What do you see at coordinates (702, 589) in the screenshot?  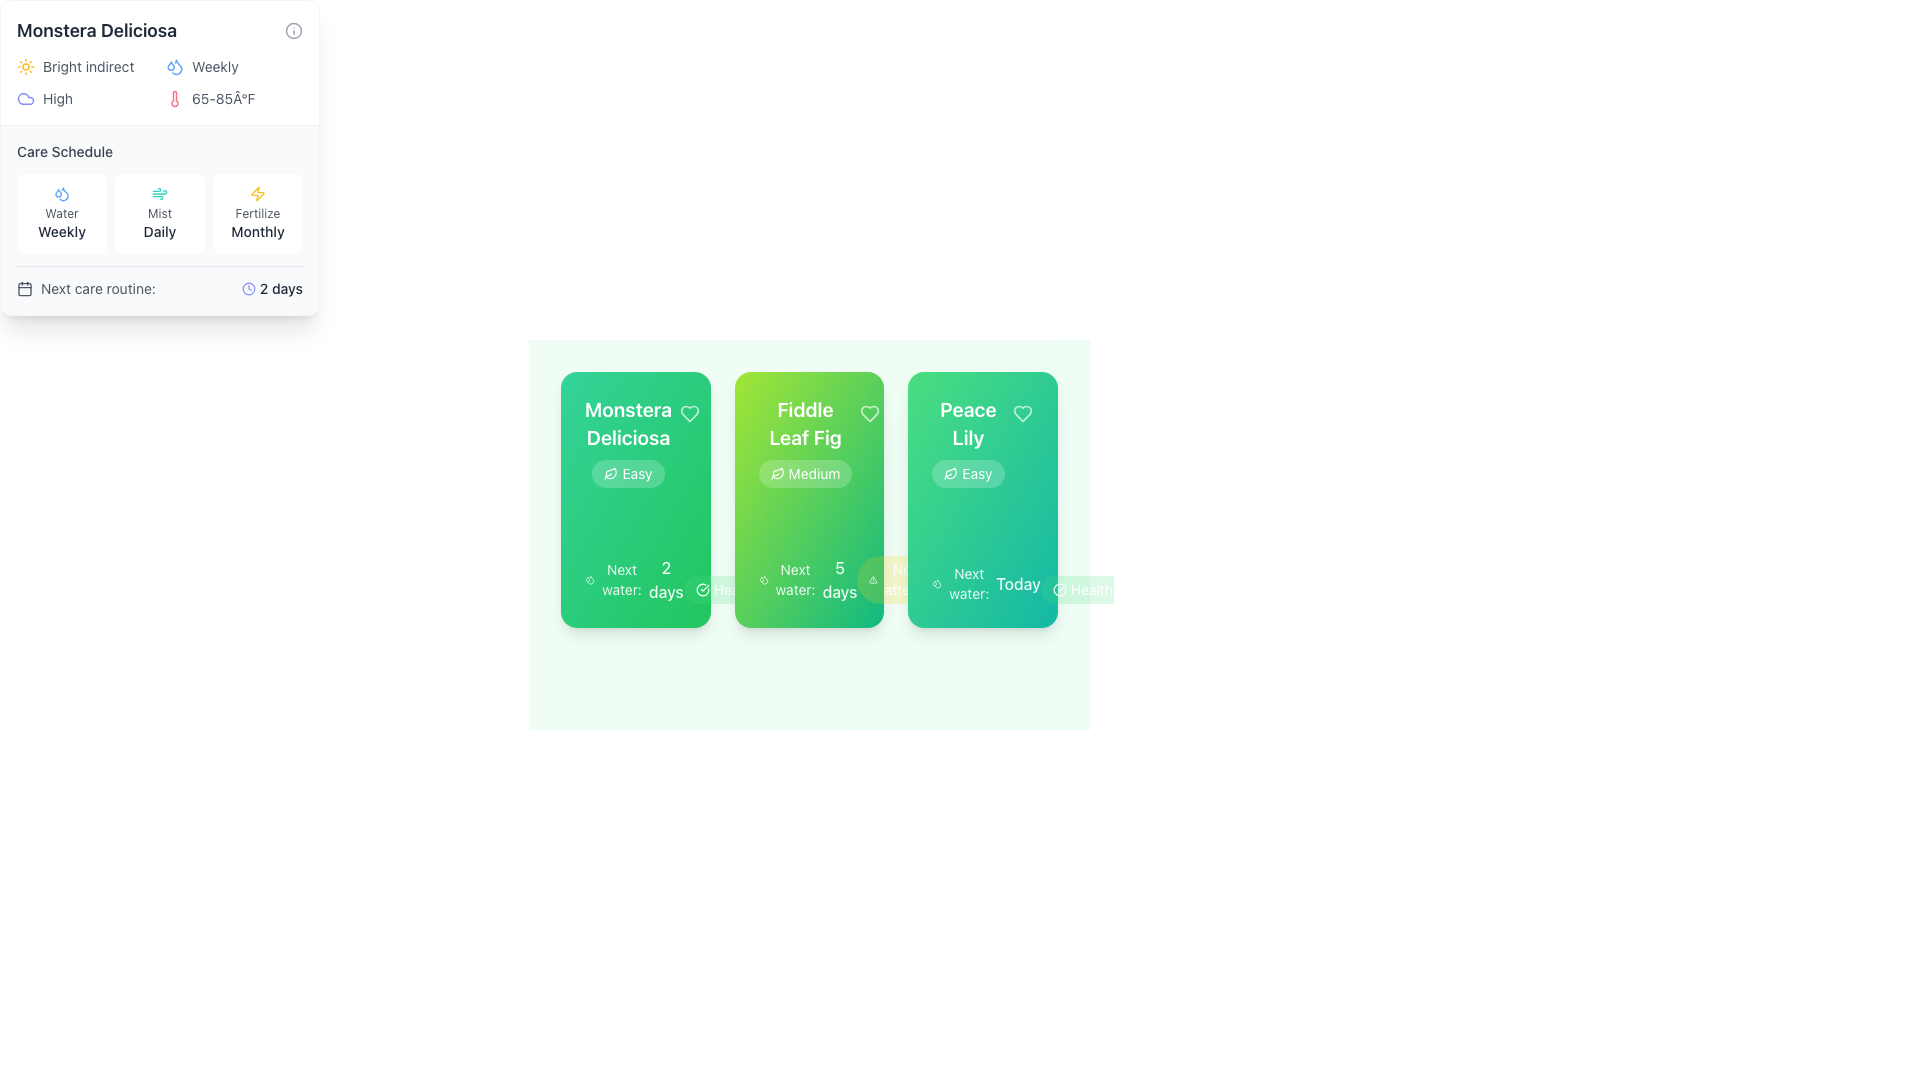 I see `the small circular icon representing a 'check' symbol, which is styled with a white stroke on a green background and located to the left of the 'Healthy' label` at bounding box center [702, 589].